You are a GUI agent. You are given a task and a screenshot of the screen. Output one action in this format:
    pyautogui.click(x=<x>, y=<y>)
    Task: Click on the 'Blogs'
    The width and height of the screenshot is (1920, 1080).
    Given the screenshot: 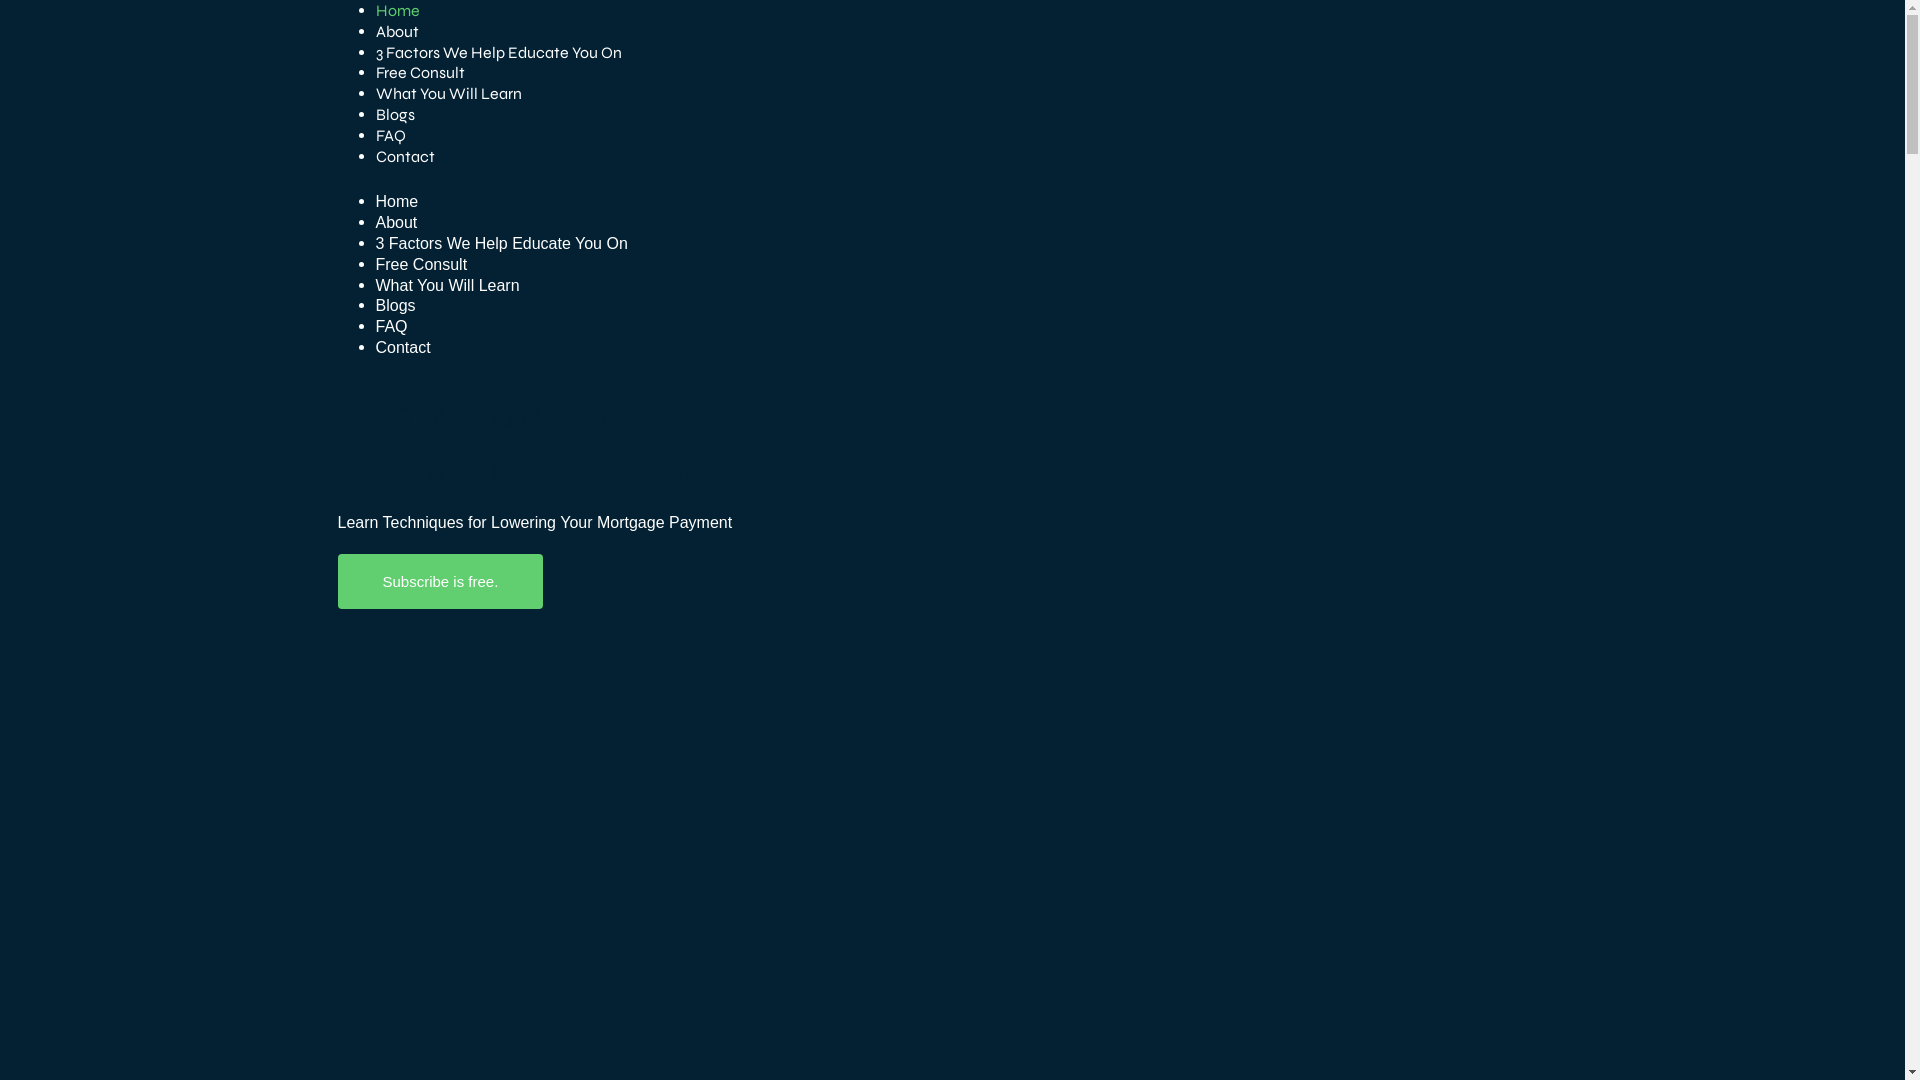 What is the action you would take?
    pyautogui.click(x=395, y=114)
    